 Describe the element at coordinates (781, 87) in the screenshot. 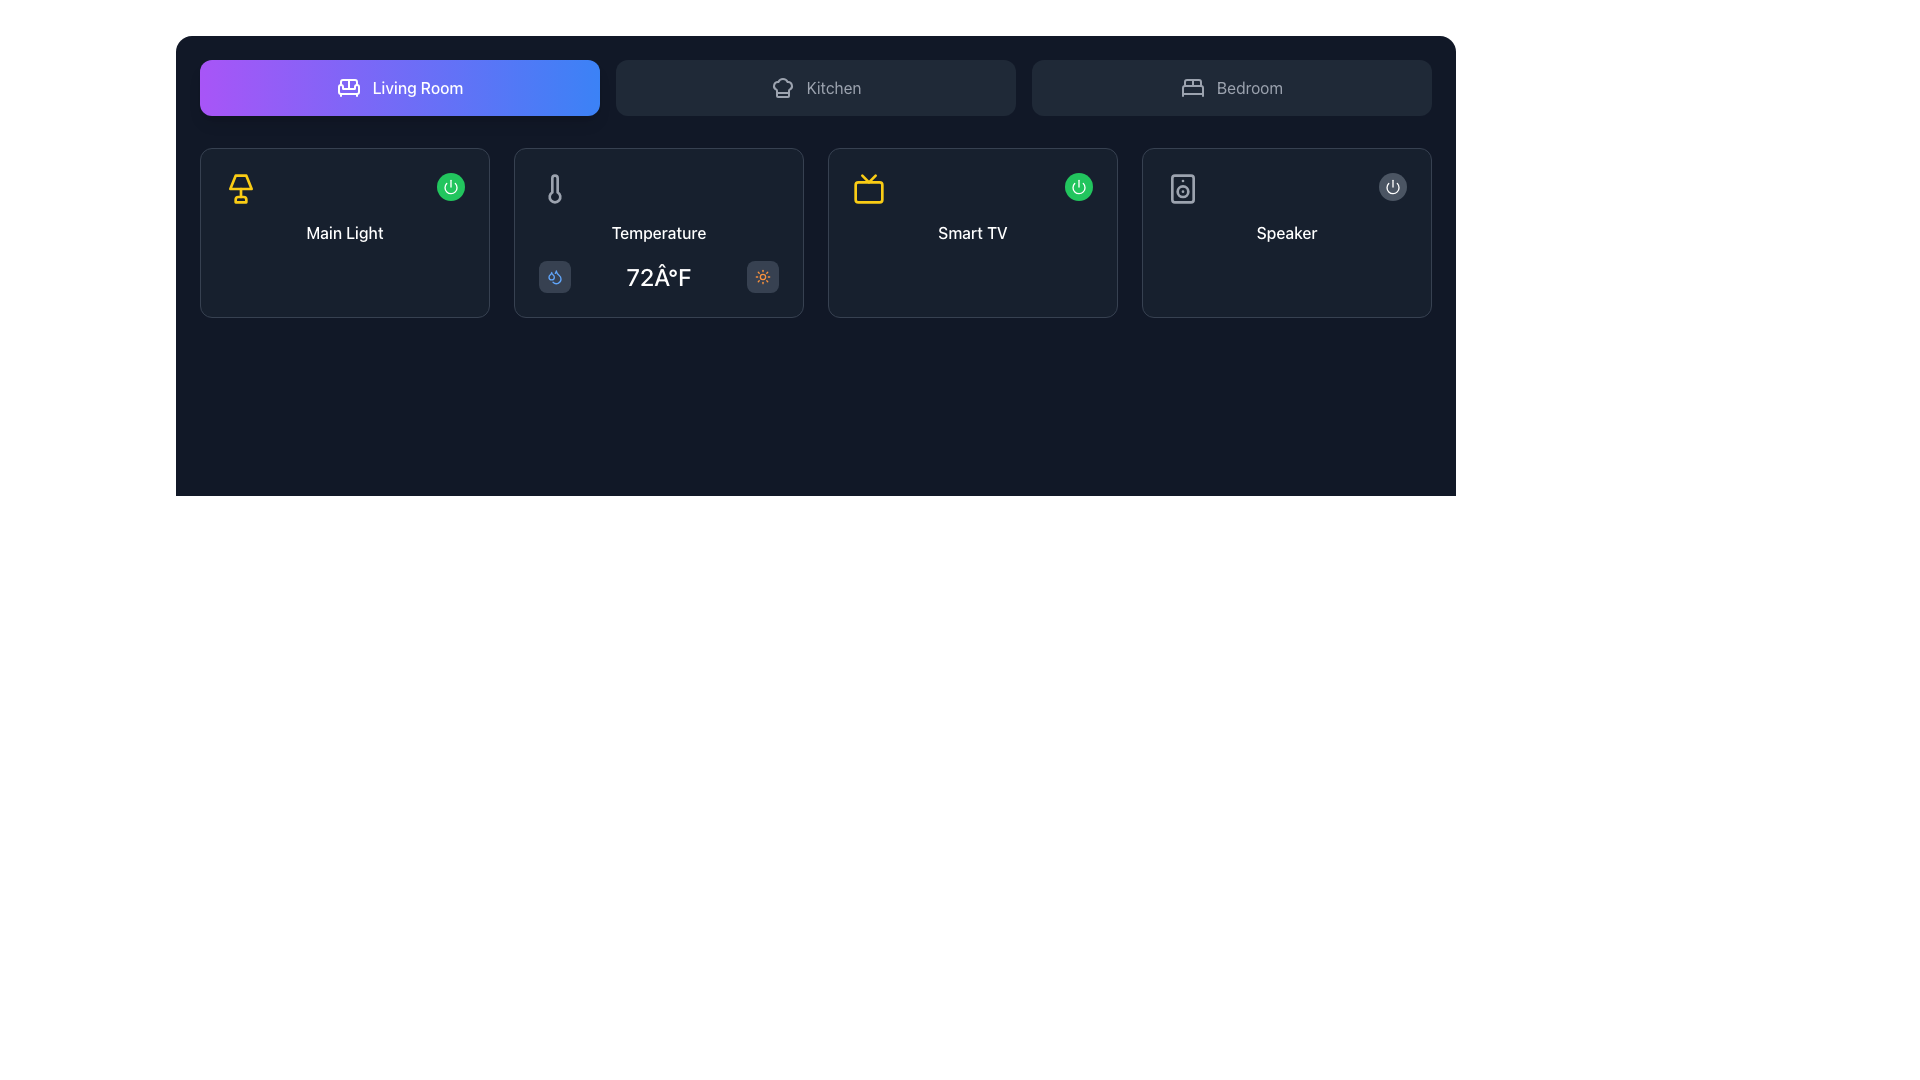

I see `the 'Kitchen' navigation icon, which is the first visual component in the navigation bar, located to the left of the text 'Kitchen'` at that location.